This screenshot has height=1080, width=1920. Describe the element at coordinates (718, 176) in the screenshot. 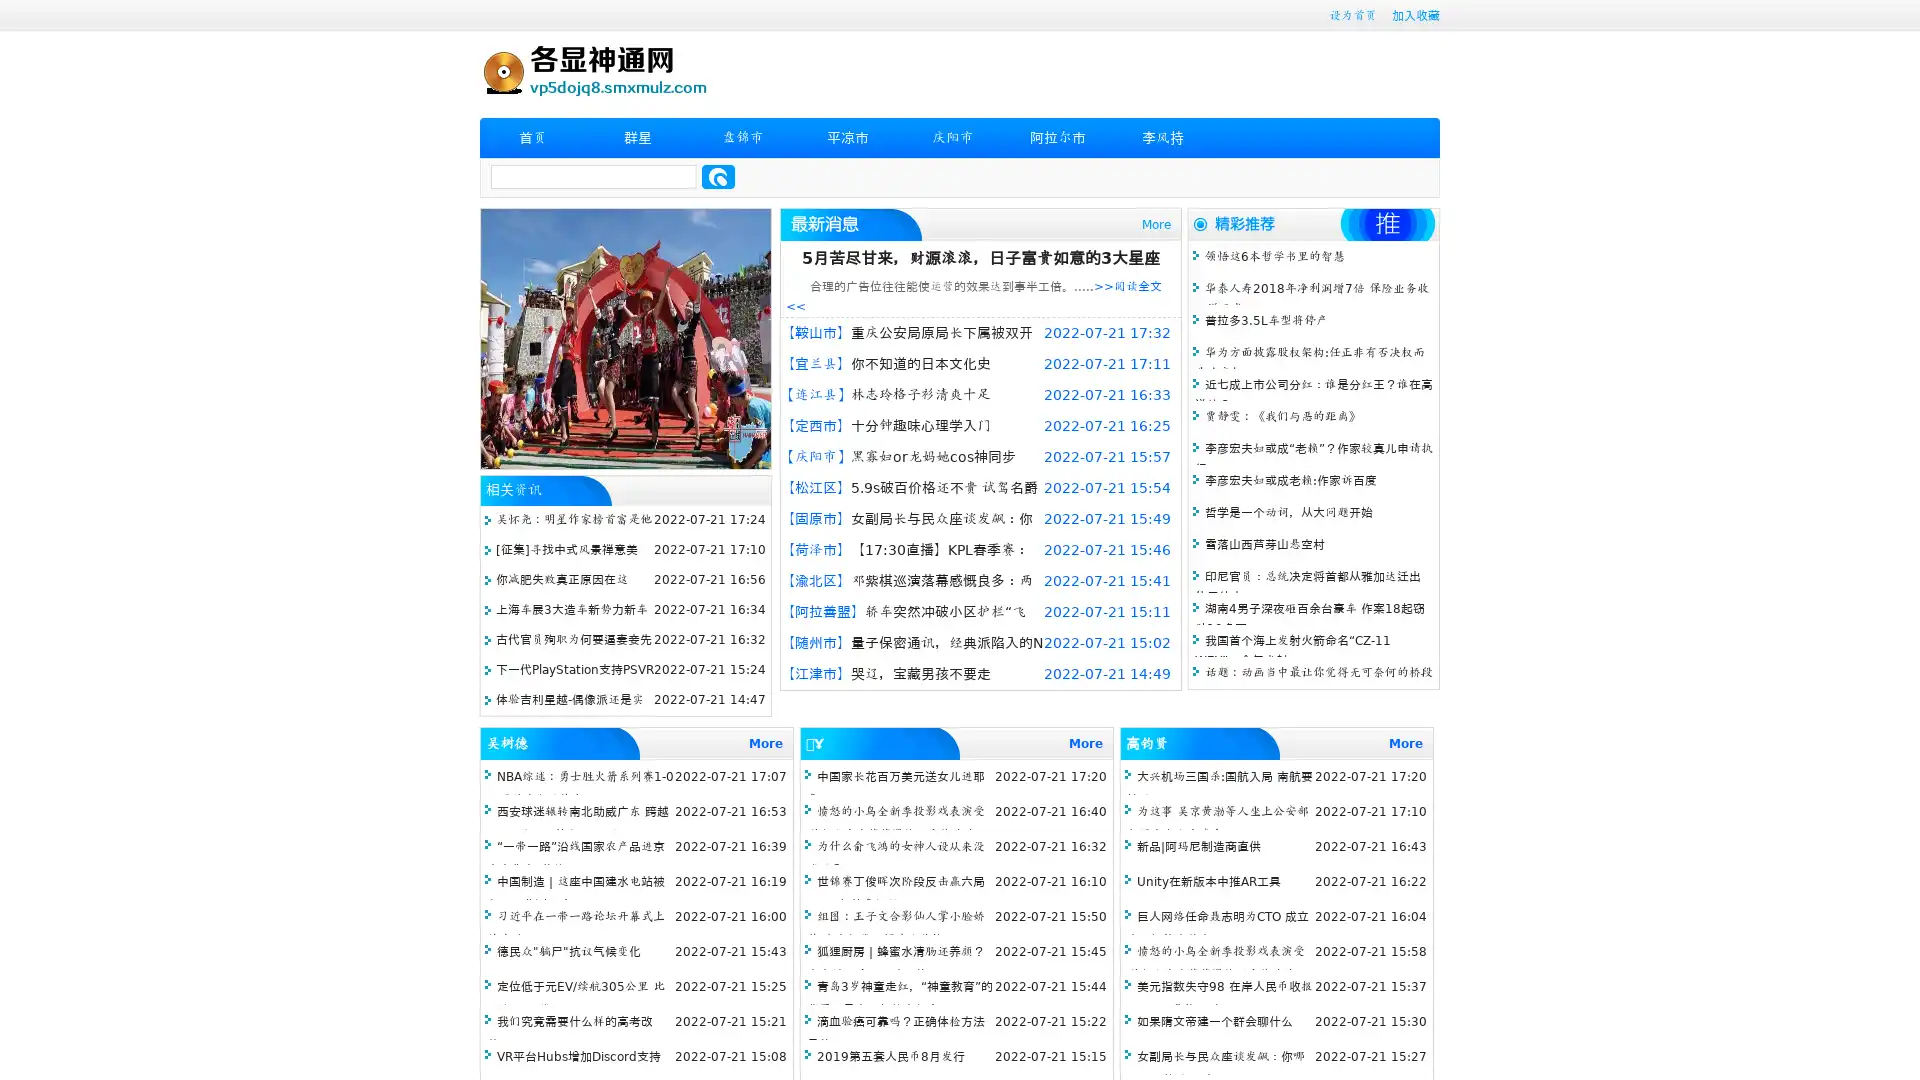

I see `Search` at that location.